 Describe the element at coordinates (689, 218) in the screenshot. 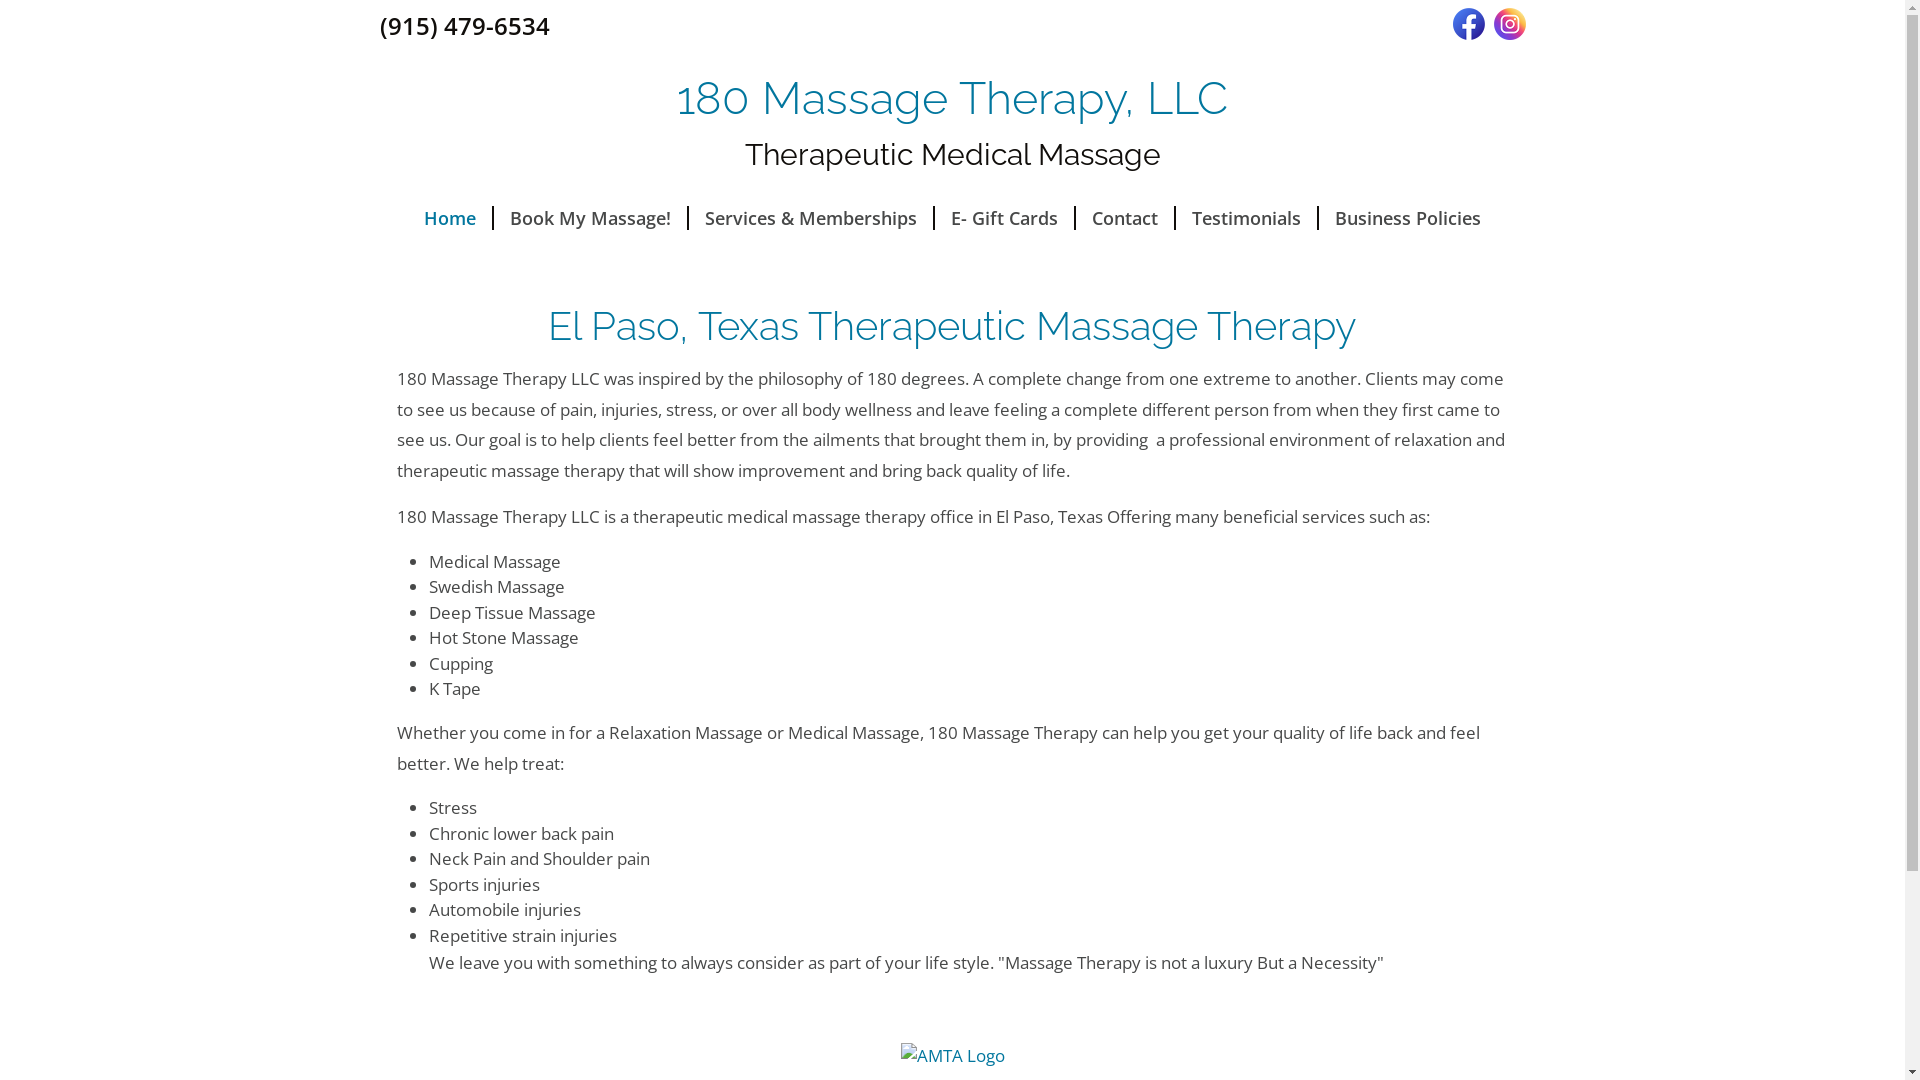

I see `'Services & Memberships'` at that location.